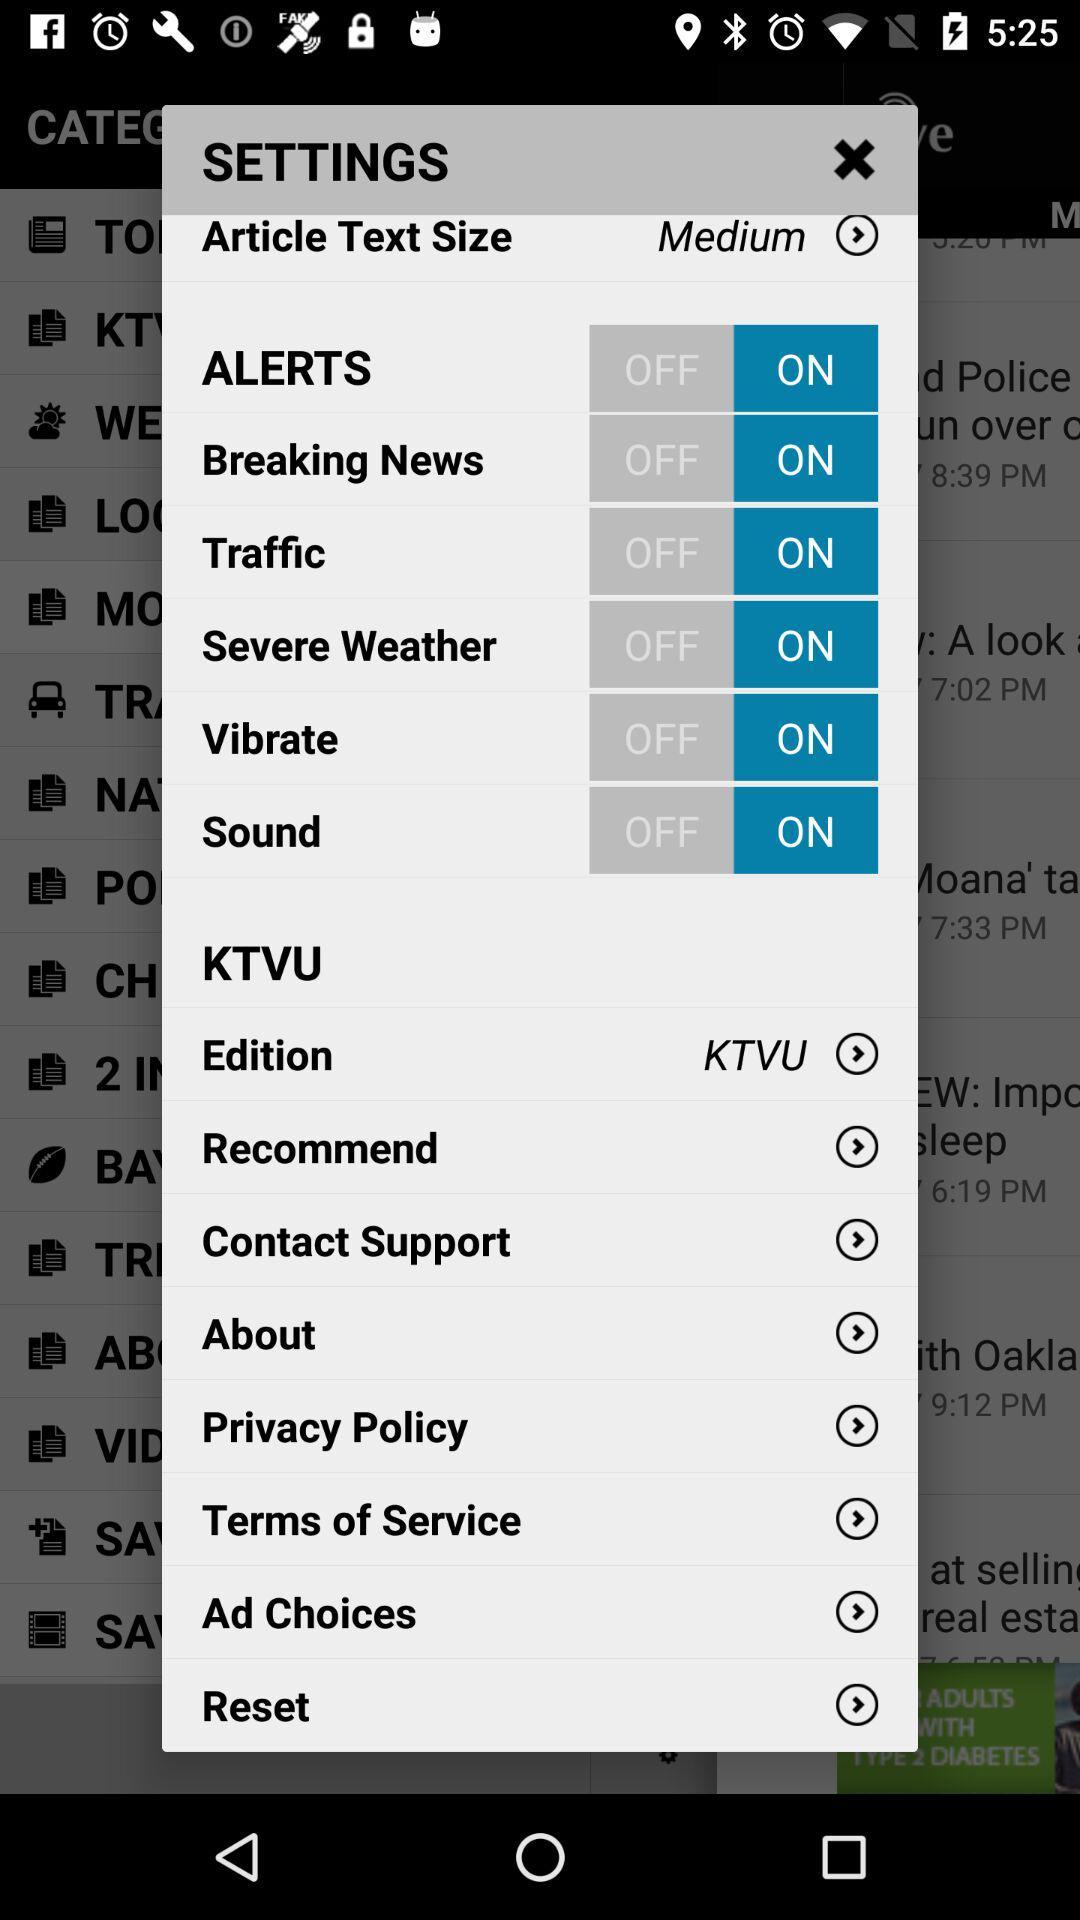 Image resolution: width=1080 pixels, height=1920 pixels. What do you see at coordinates (855, 160) in the screenshot?
I see `settings` at bounding box center [855, 160].